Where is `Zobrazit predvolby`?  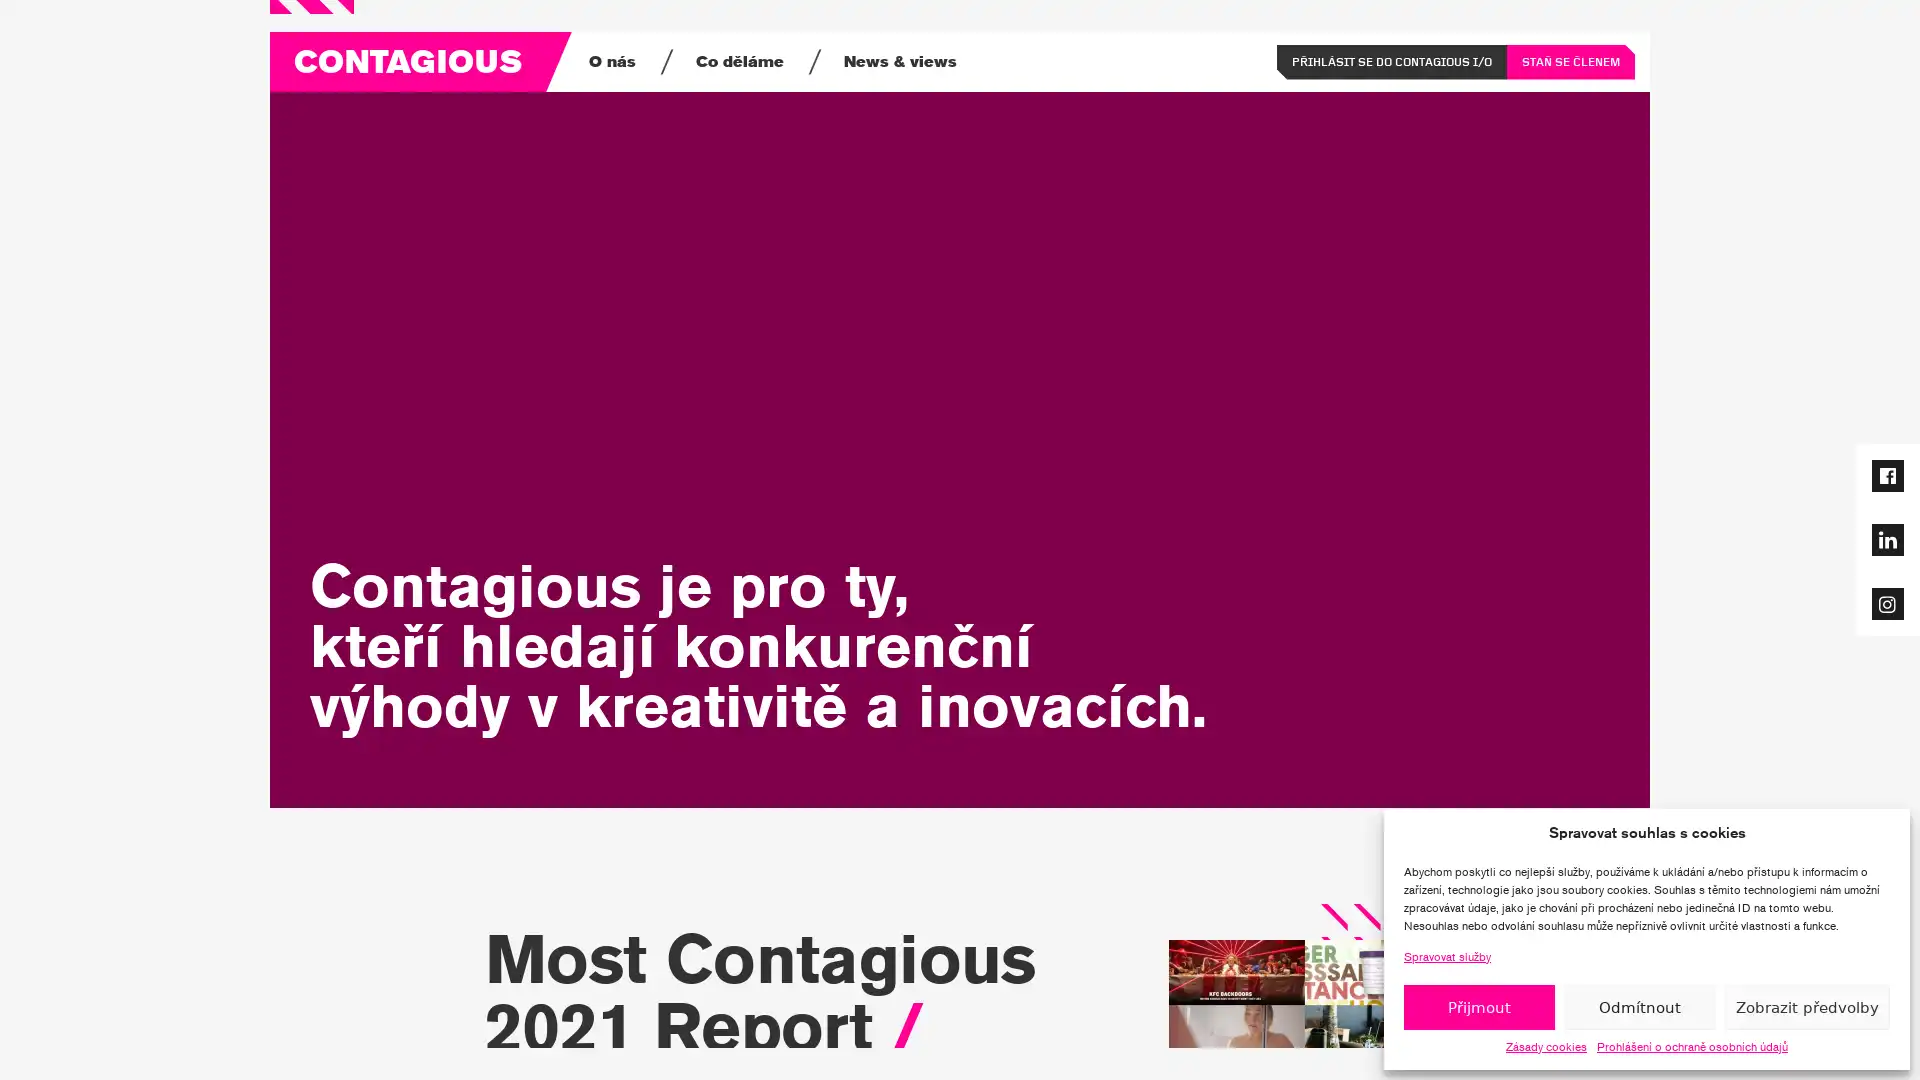
Zobrazit predvolby is located at coordinates (1807, 1007).